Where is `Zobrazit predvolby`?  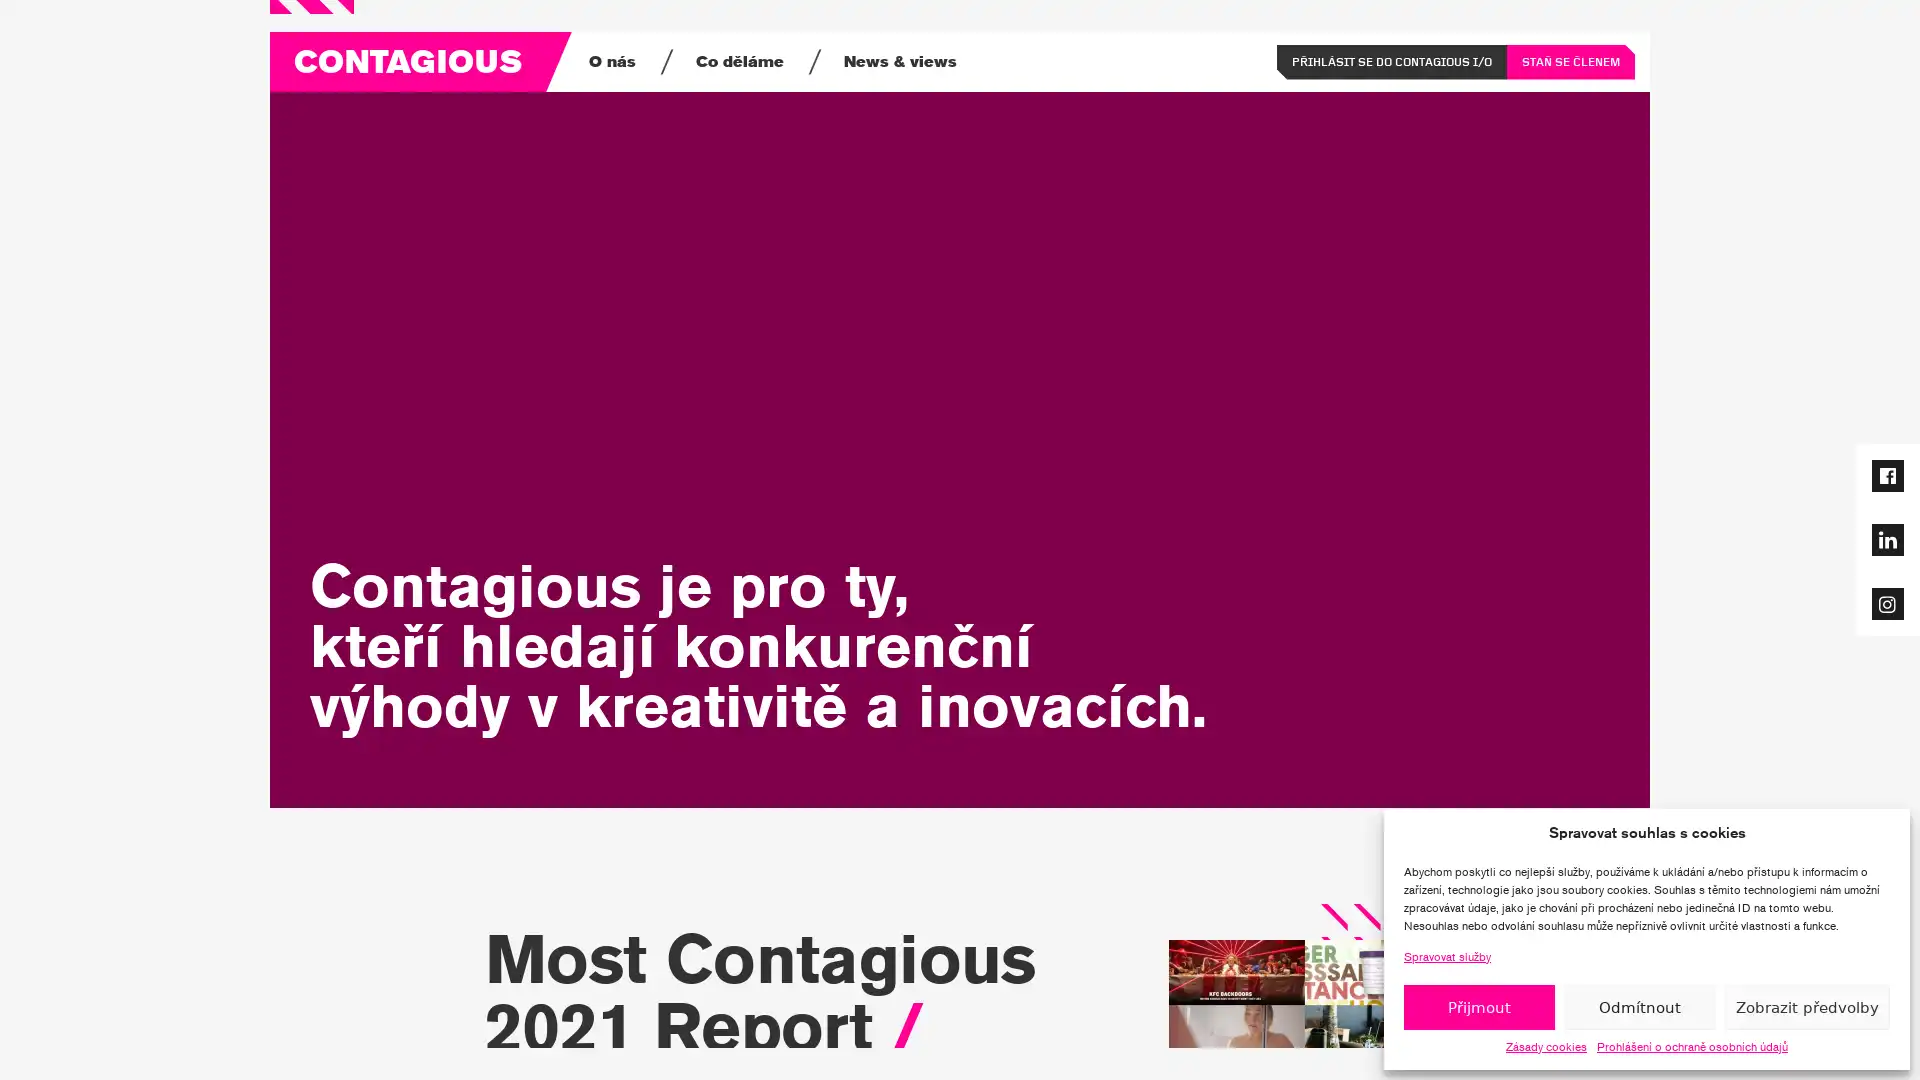
Zobrazit predvolby is located at coordinates (1807, 1007).